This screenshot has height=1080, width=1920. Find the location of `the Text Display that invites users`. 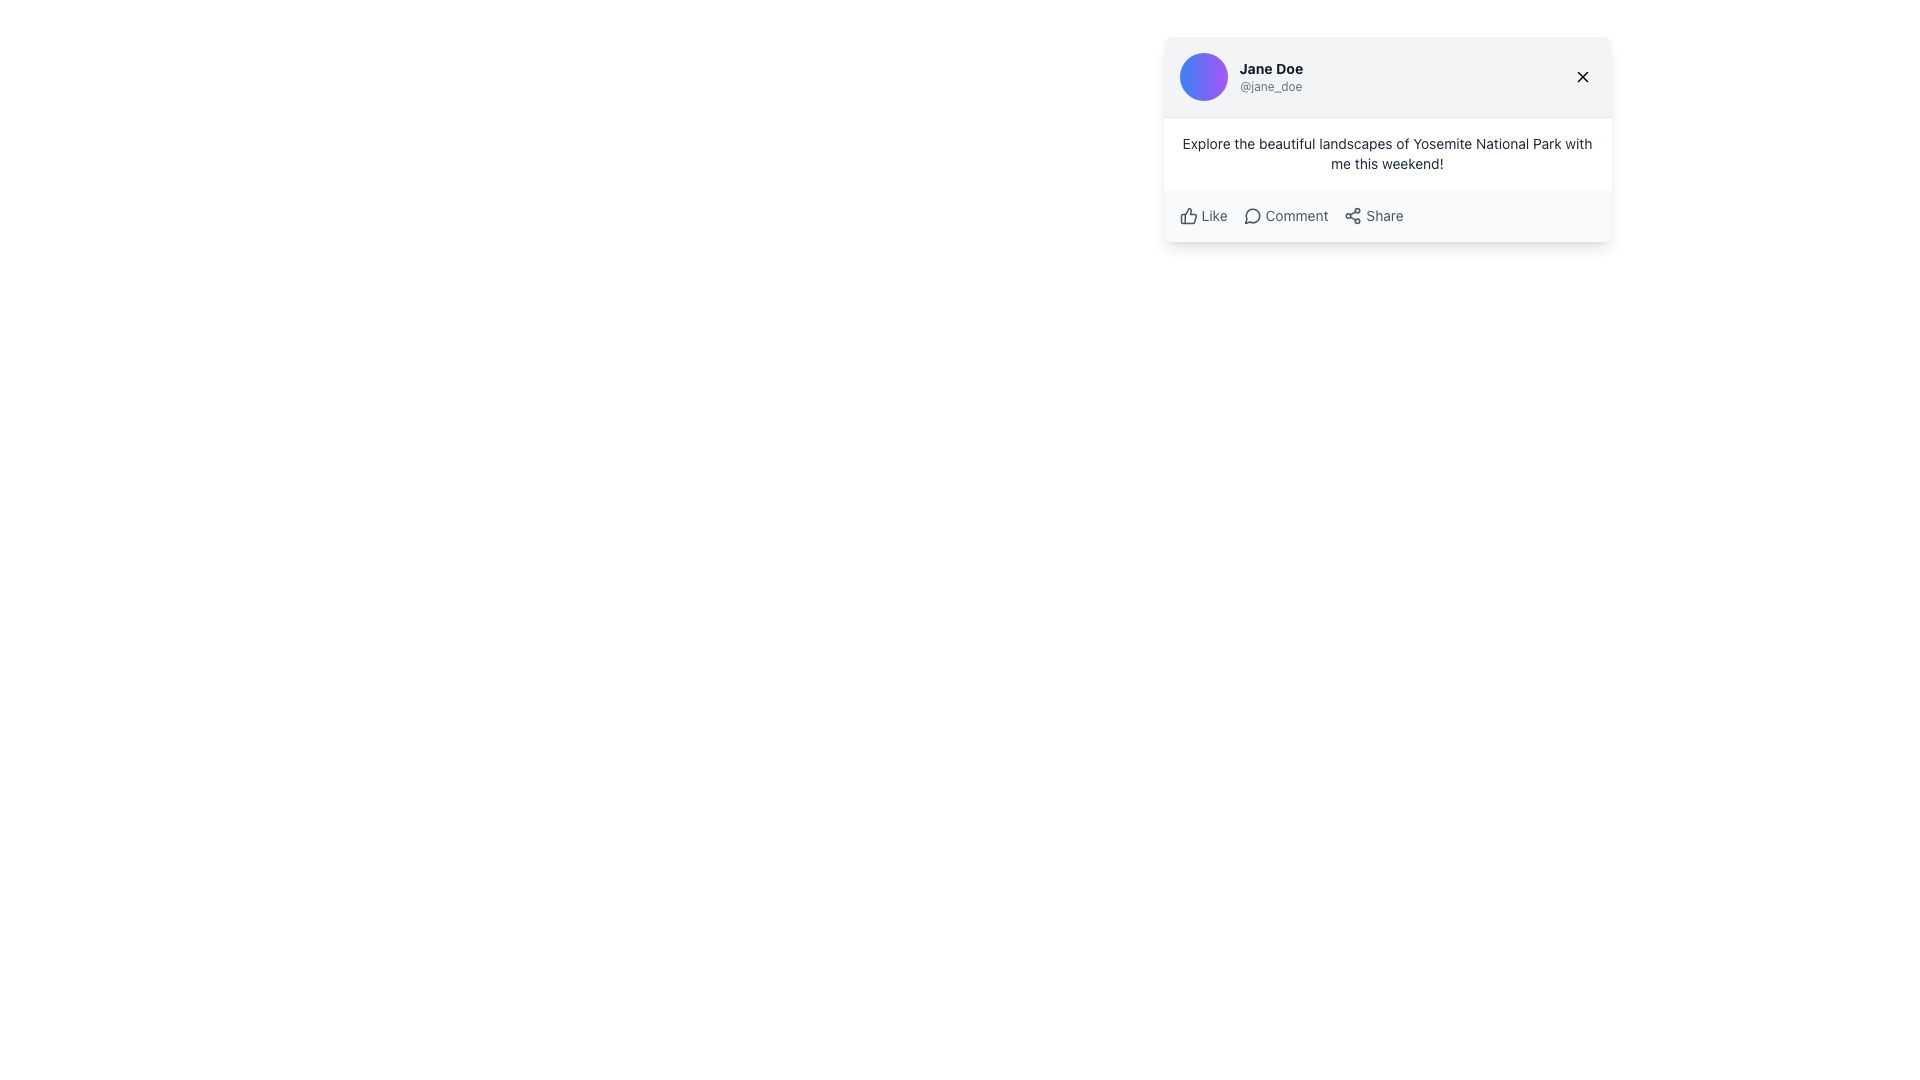

the Text Display that invites users is located at coordinates (1386, 153).